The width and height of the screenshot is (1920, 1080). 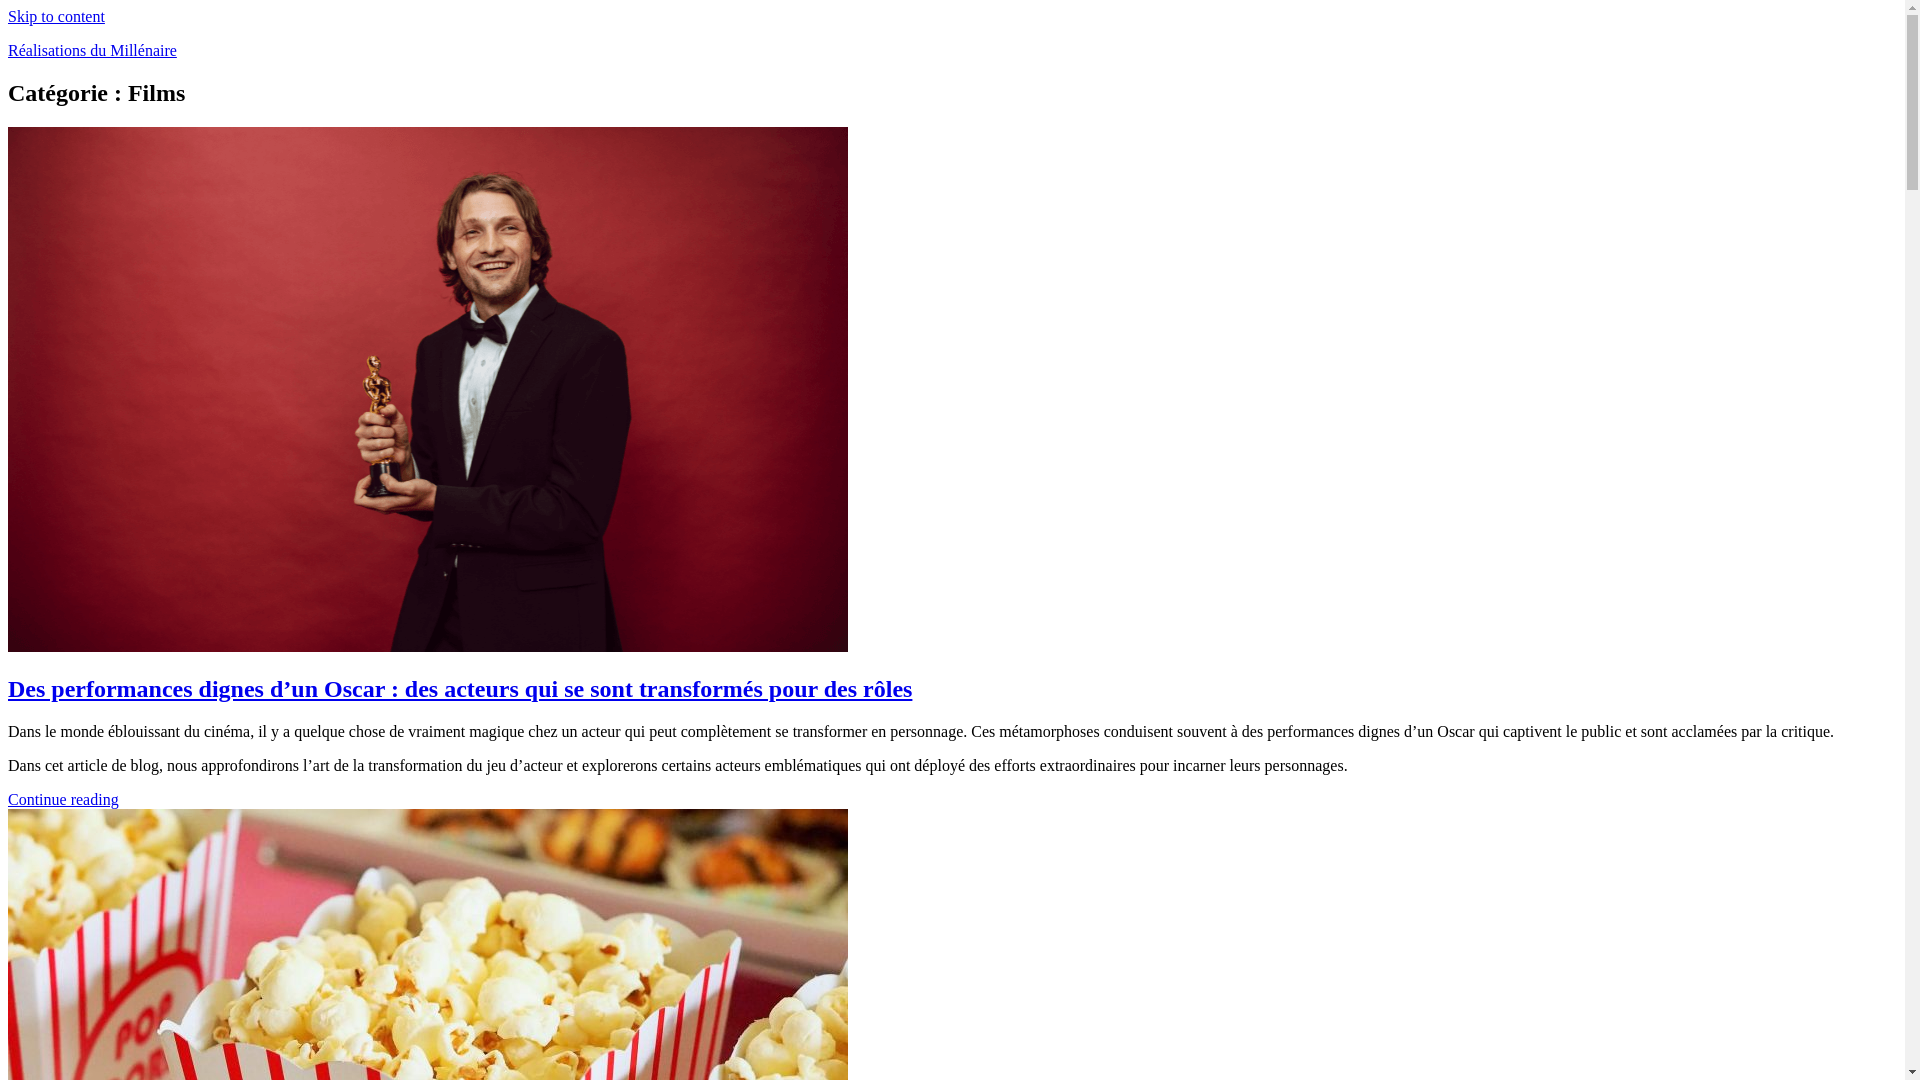 What do you see at coordinates (56, 16) in the screenshot?
I see `'Skip to content'` at bounding box center [56, 16].